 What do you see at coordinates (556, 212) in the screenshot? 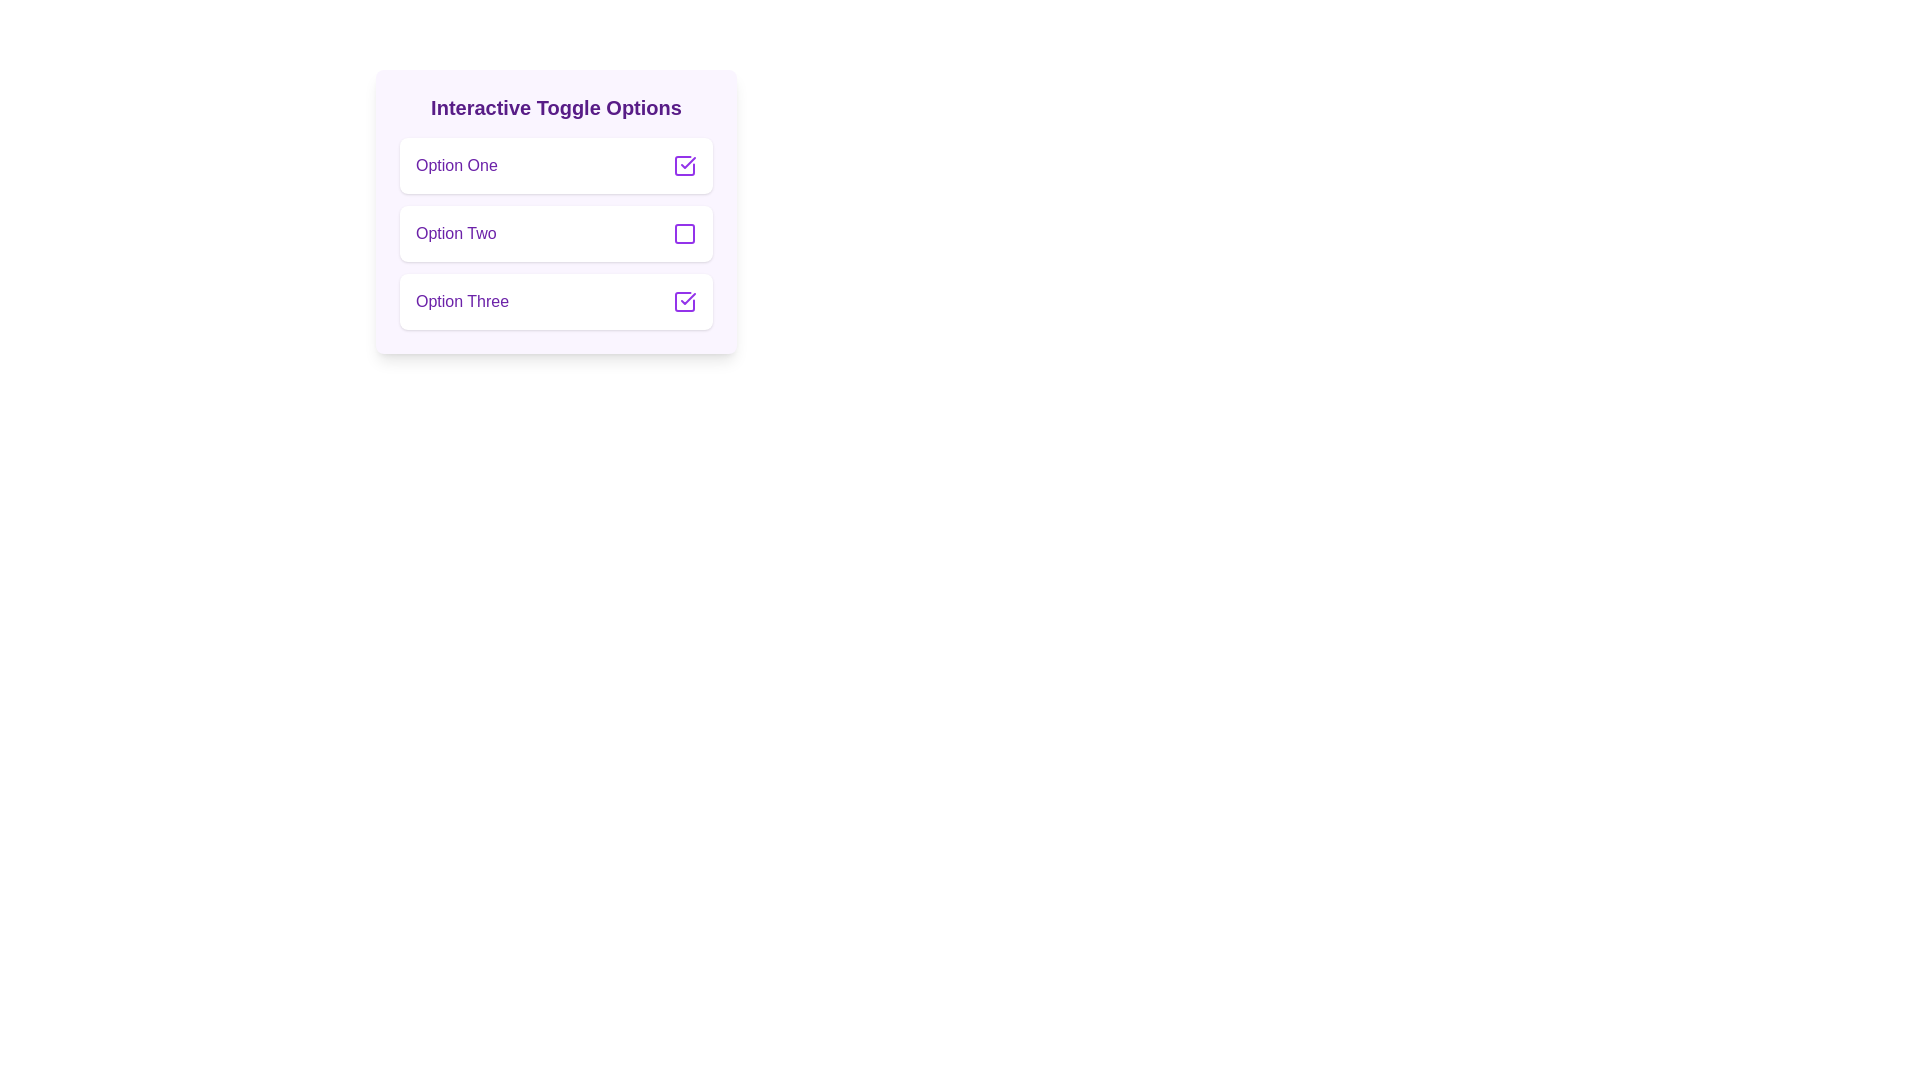
I see `the 'Option Two' selectable checkbox` at bounding box center [556, 212].